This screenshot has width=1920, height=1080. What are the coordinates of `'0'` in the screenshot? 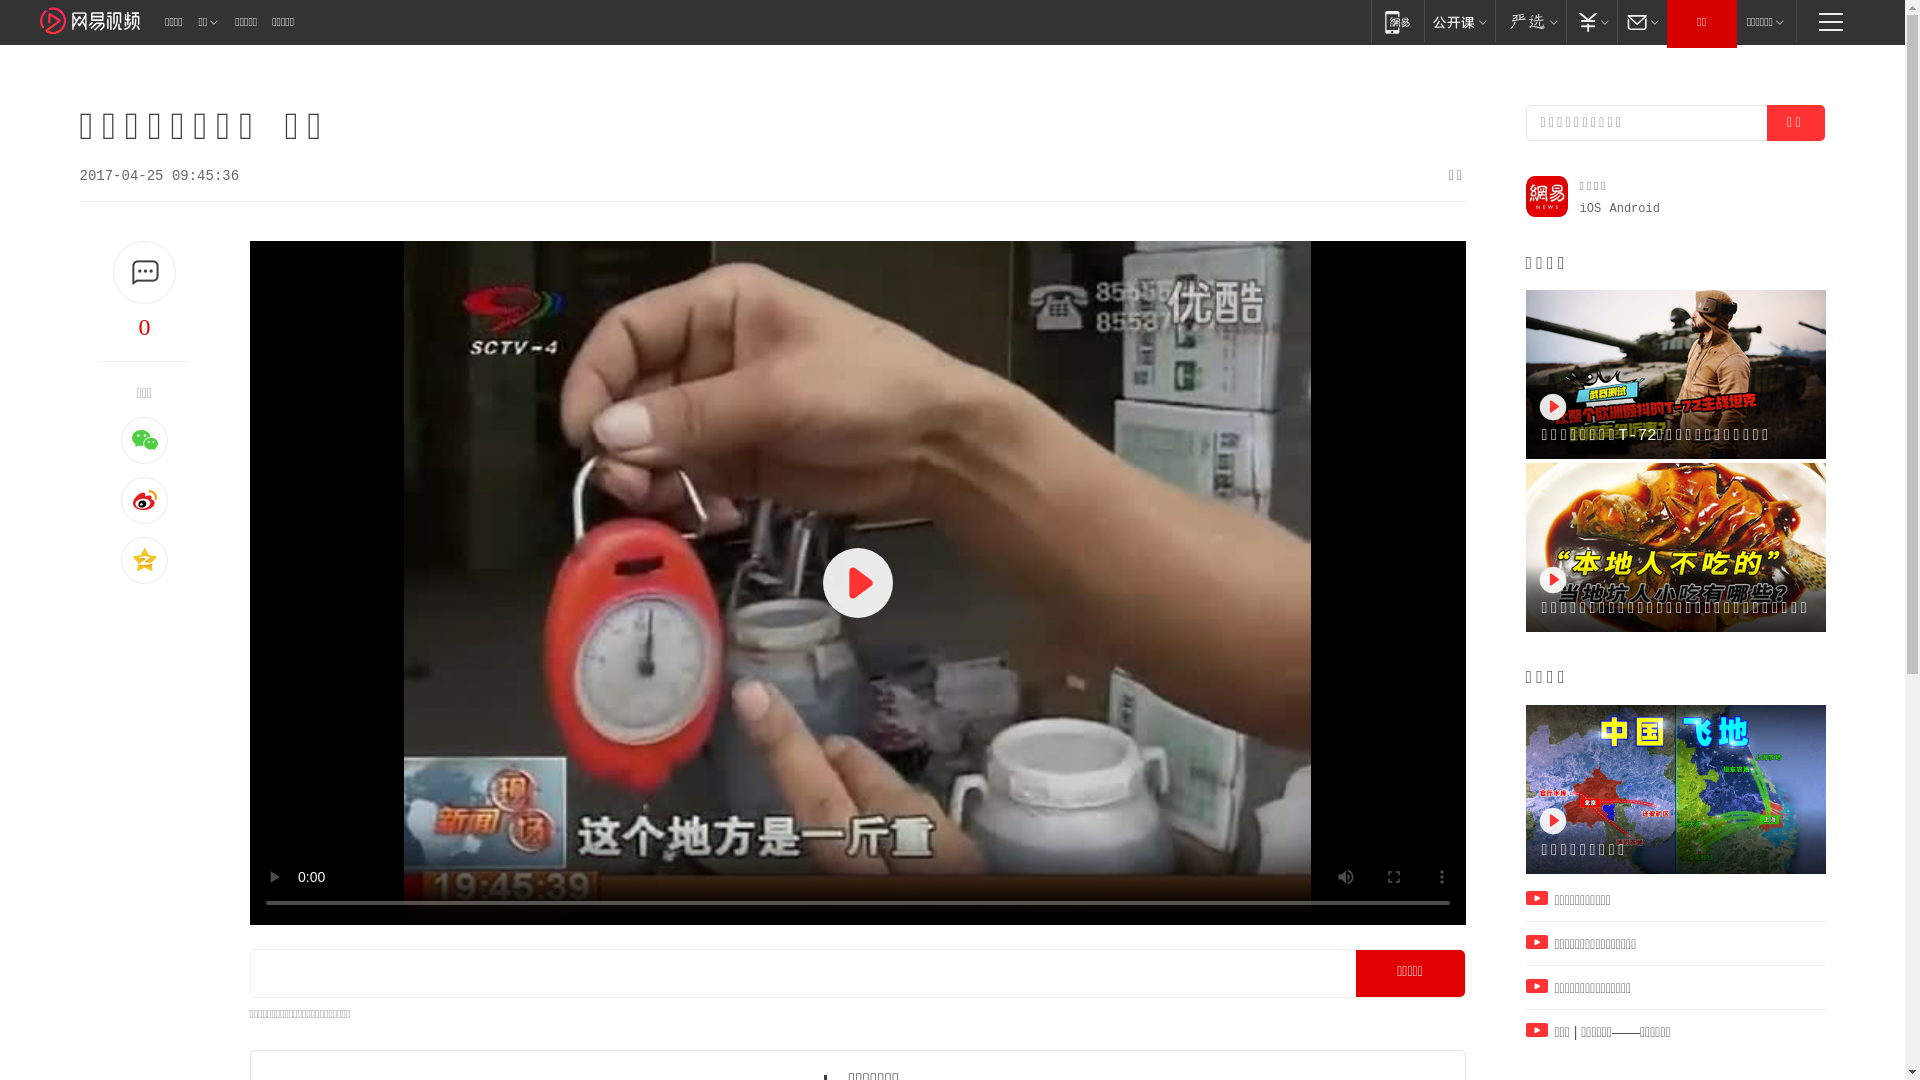 It's located at (80, 326).